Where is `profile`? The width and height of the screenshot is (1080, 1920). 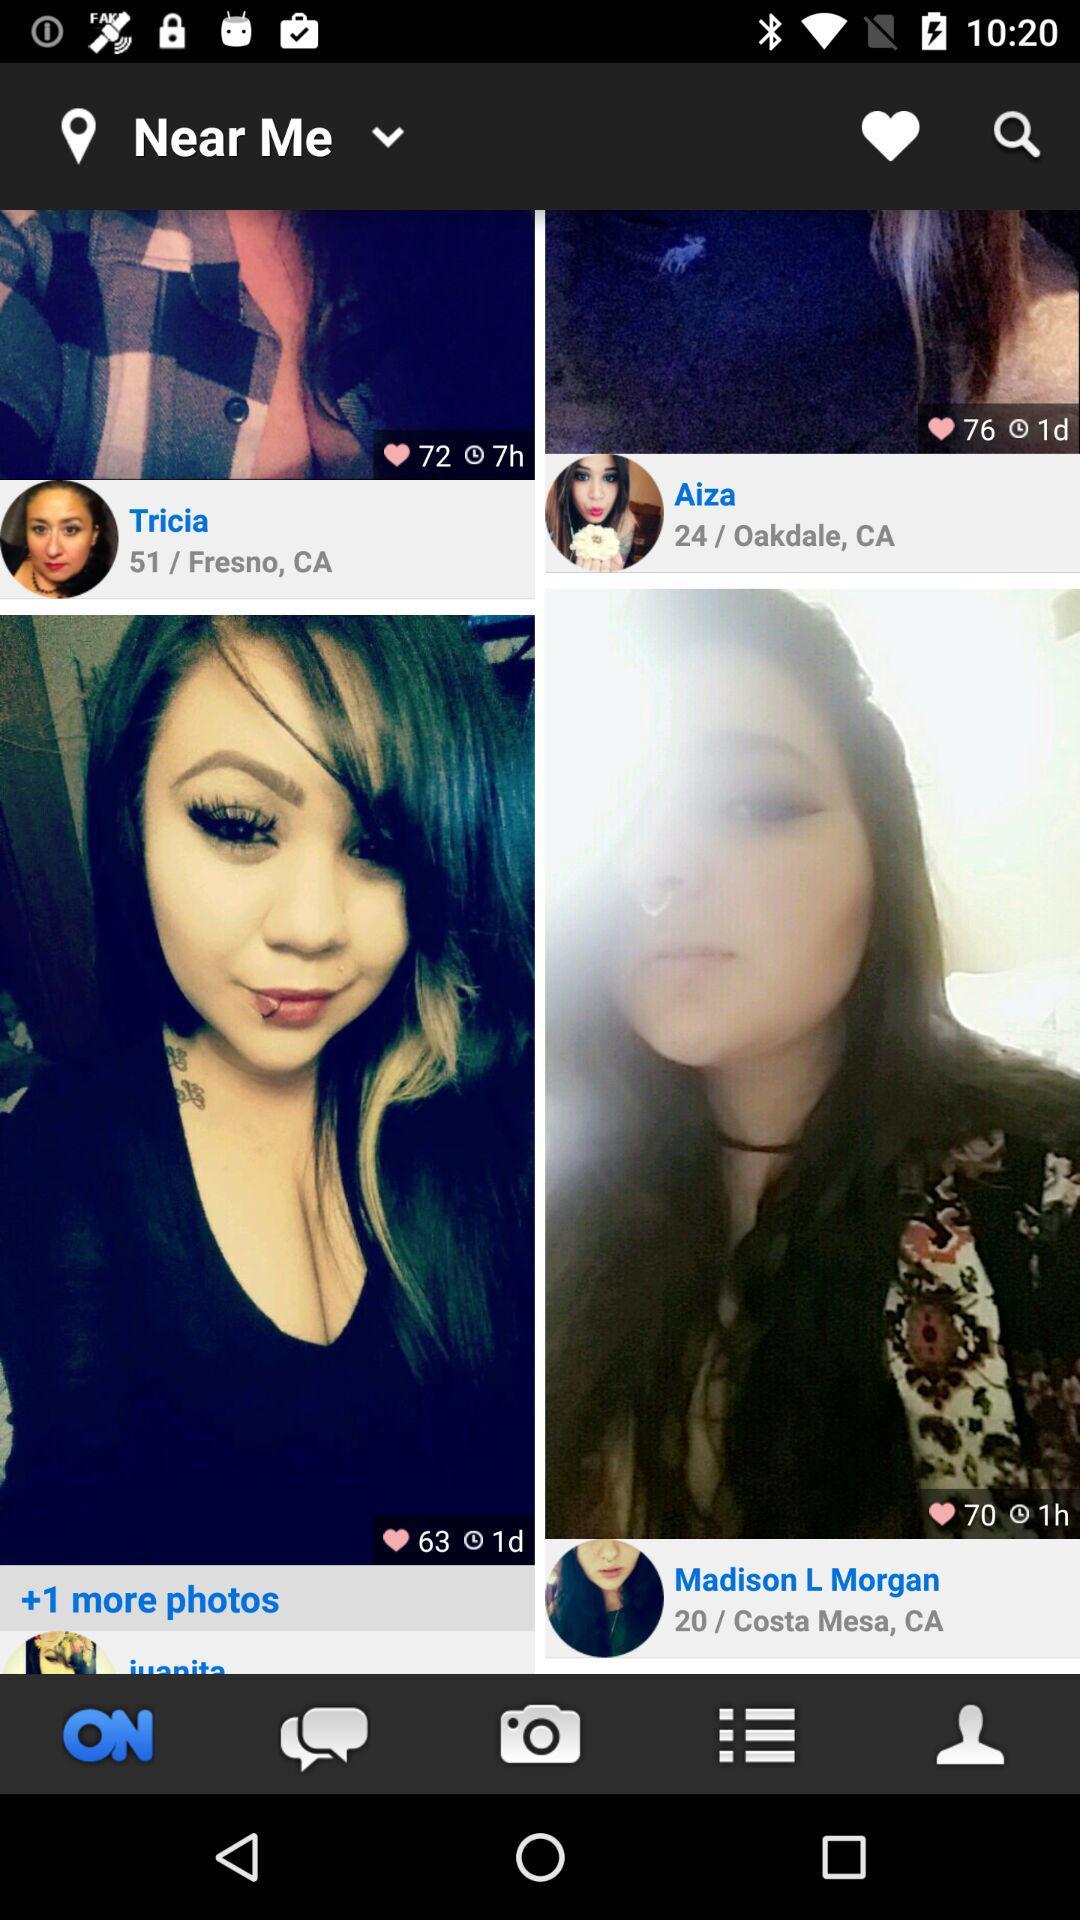 profile is located at coordinates (58, 539).